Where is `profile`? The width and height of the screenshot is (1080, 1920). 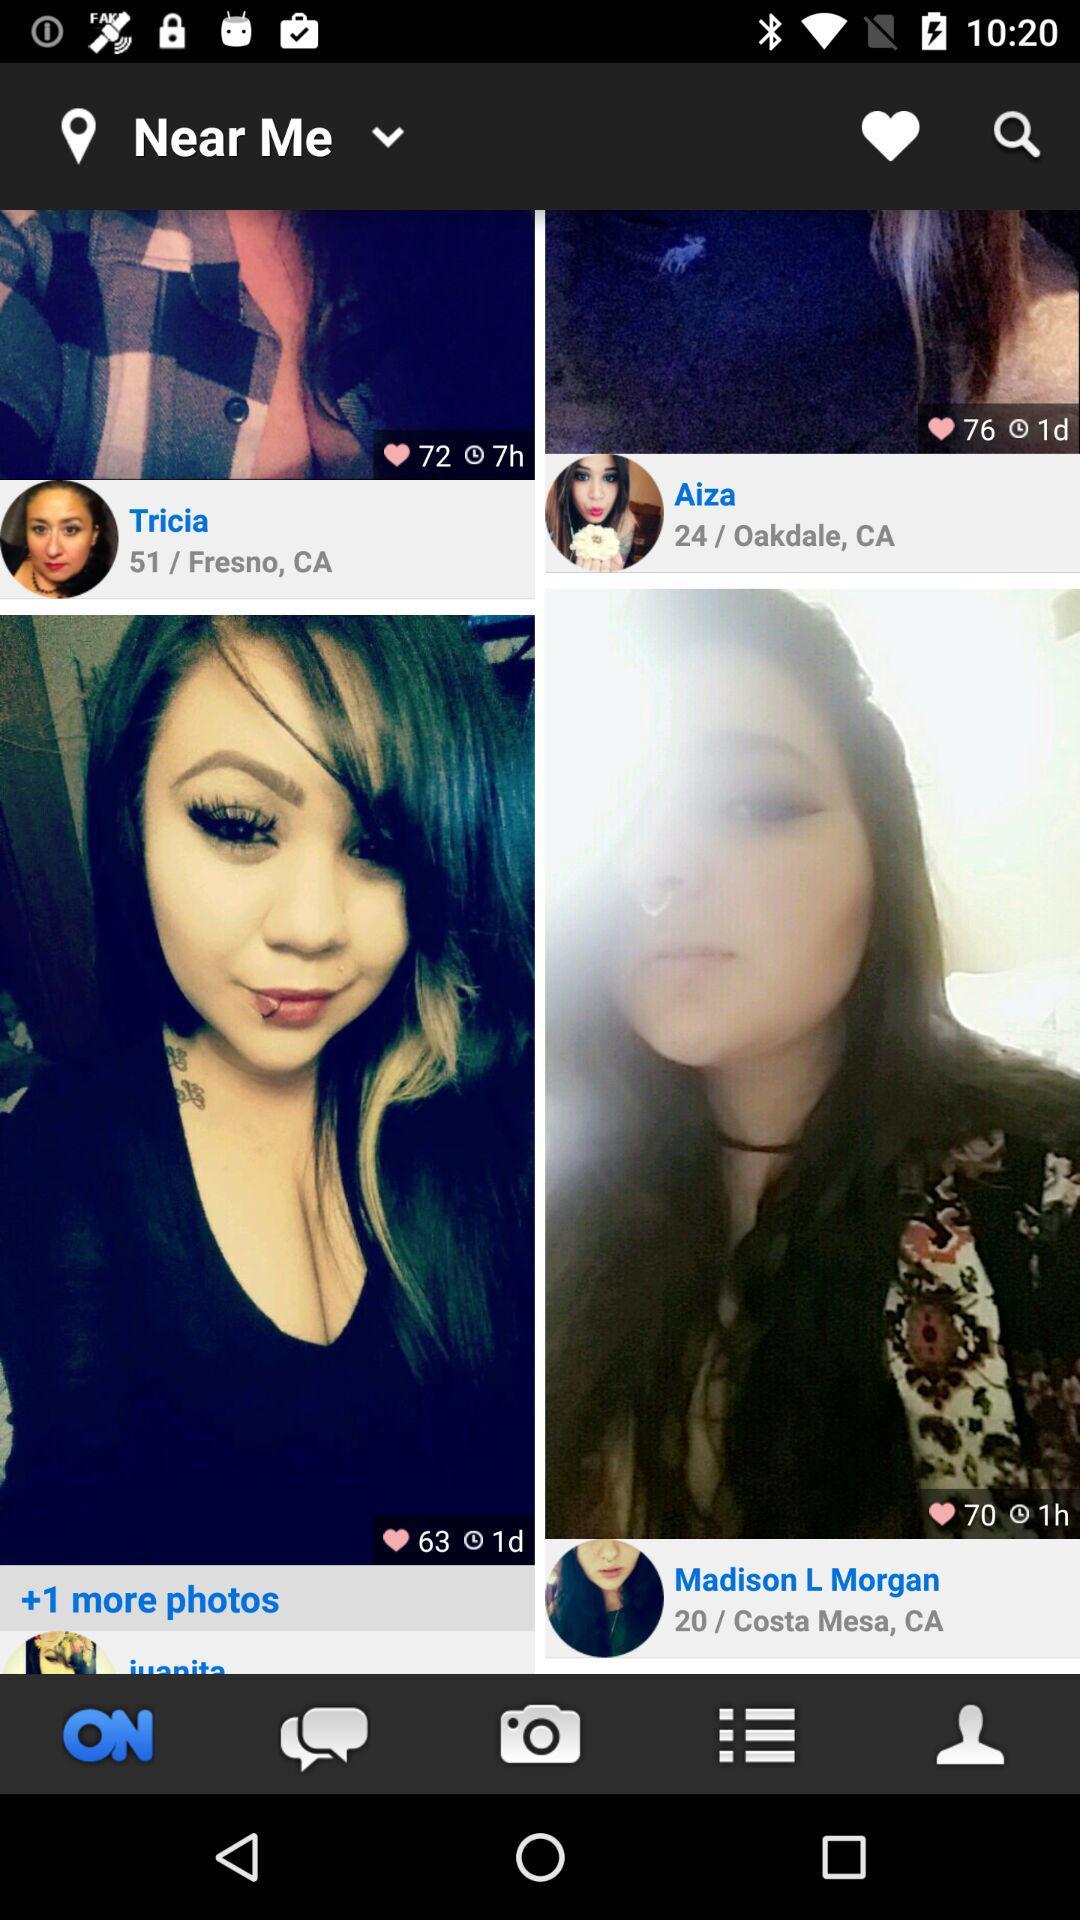 profile is located at coordinates (58, 539).